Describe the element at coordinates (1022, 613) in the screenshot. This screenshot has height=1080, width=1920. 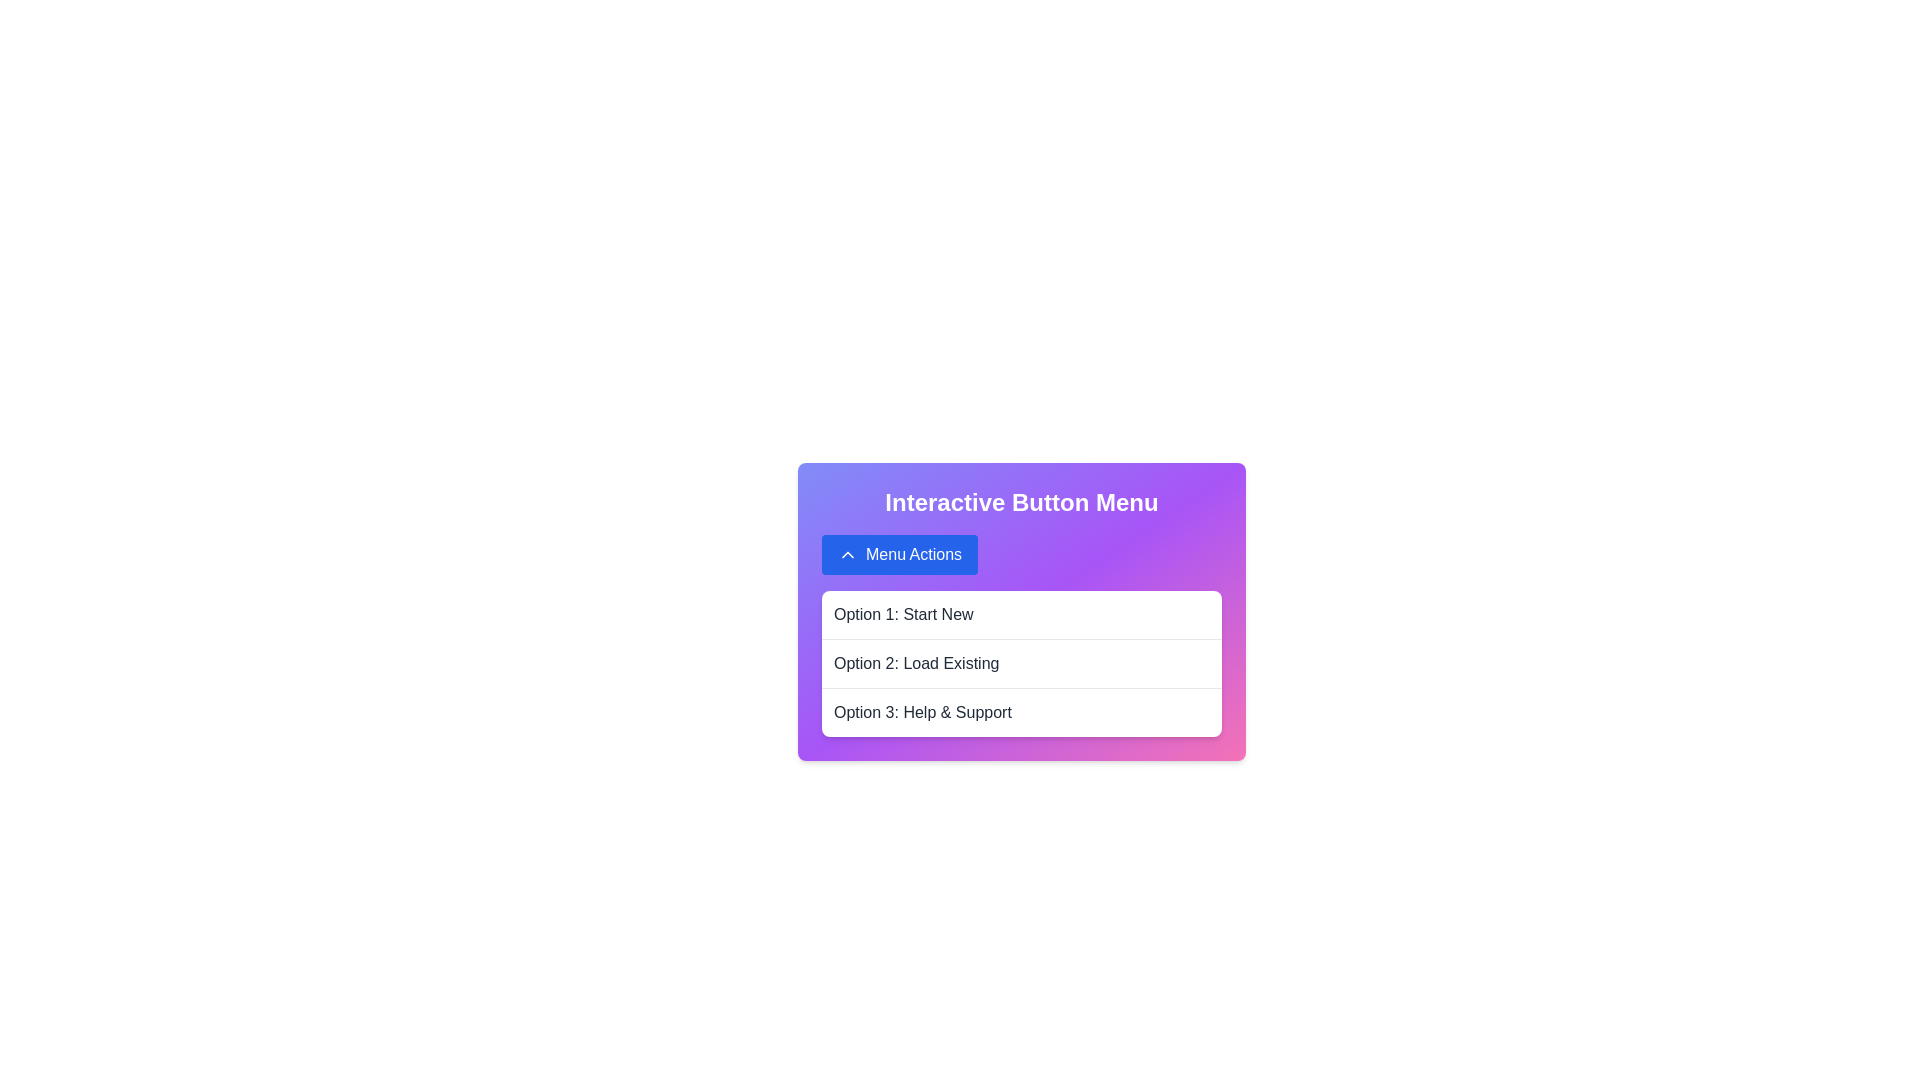
I see `the Menu item labeled 'Option 1: Start New' to activate its hover effects` at that location.